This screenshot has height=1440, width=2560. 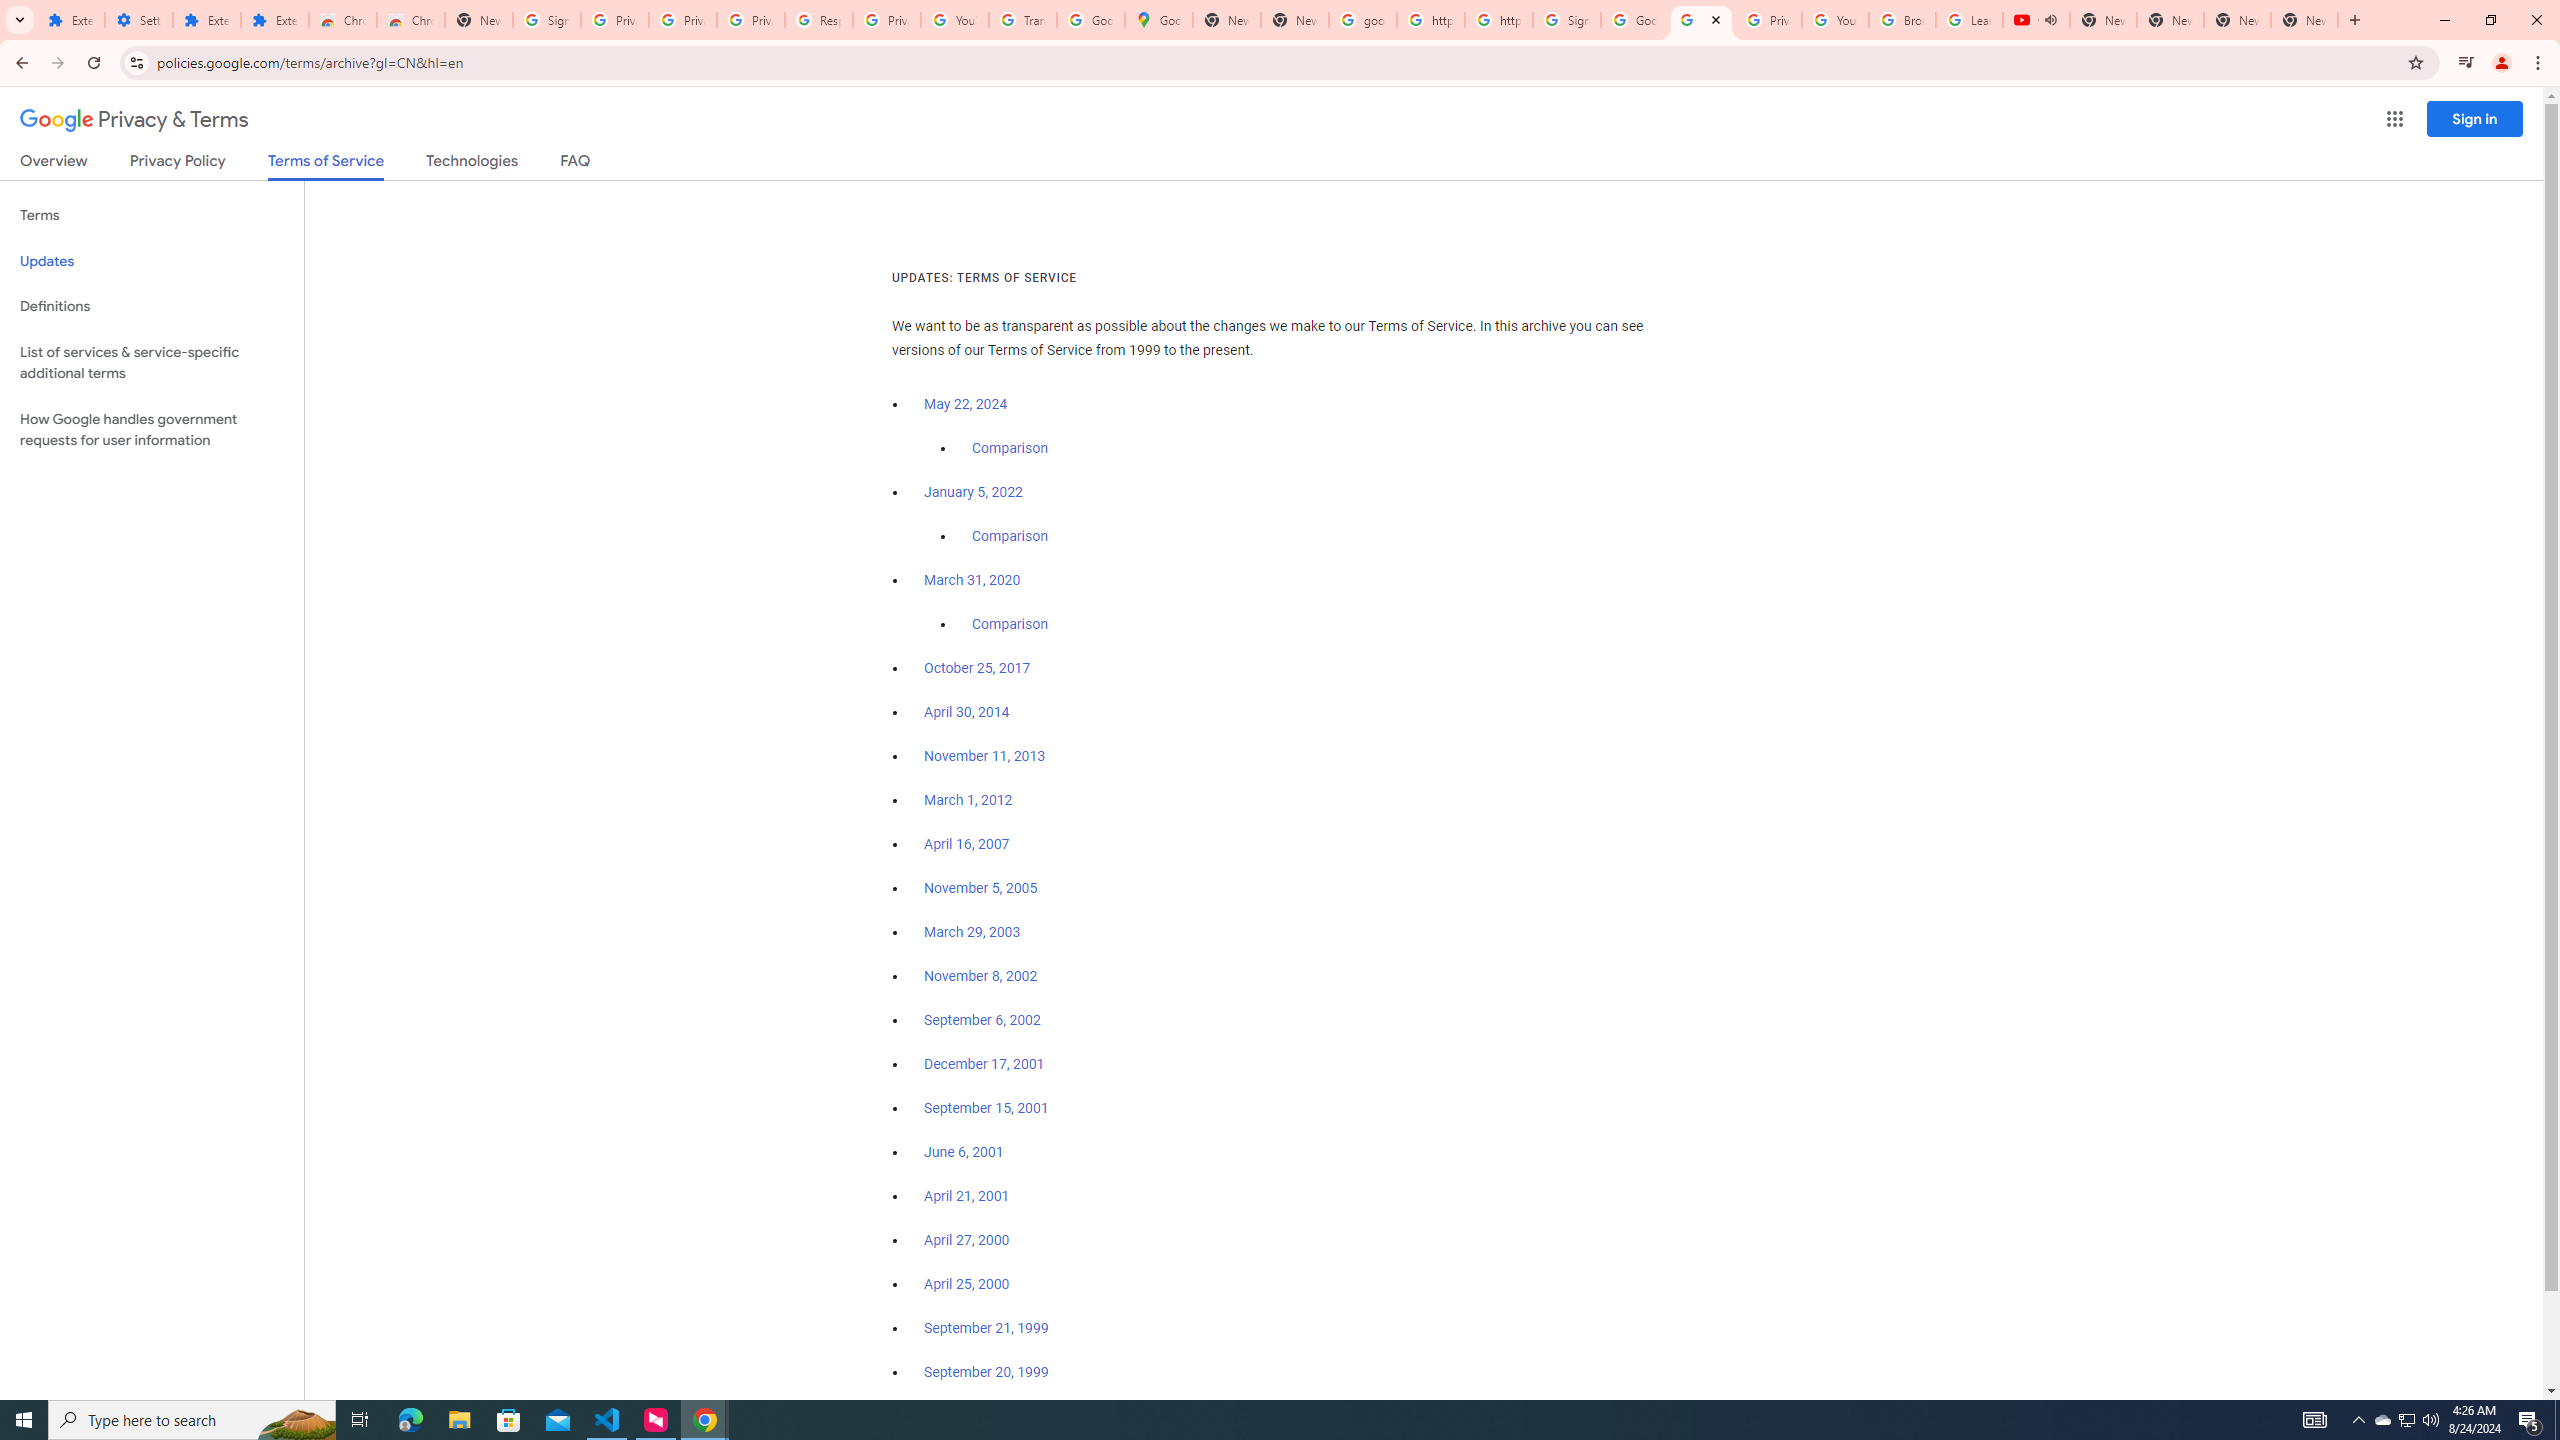 I want to click on 'How Google handles government requests for user information', so click(x=151, y=428).